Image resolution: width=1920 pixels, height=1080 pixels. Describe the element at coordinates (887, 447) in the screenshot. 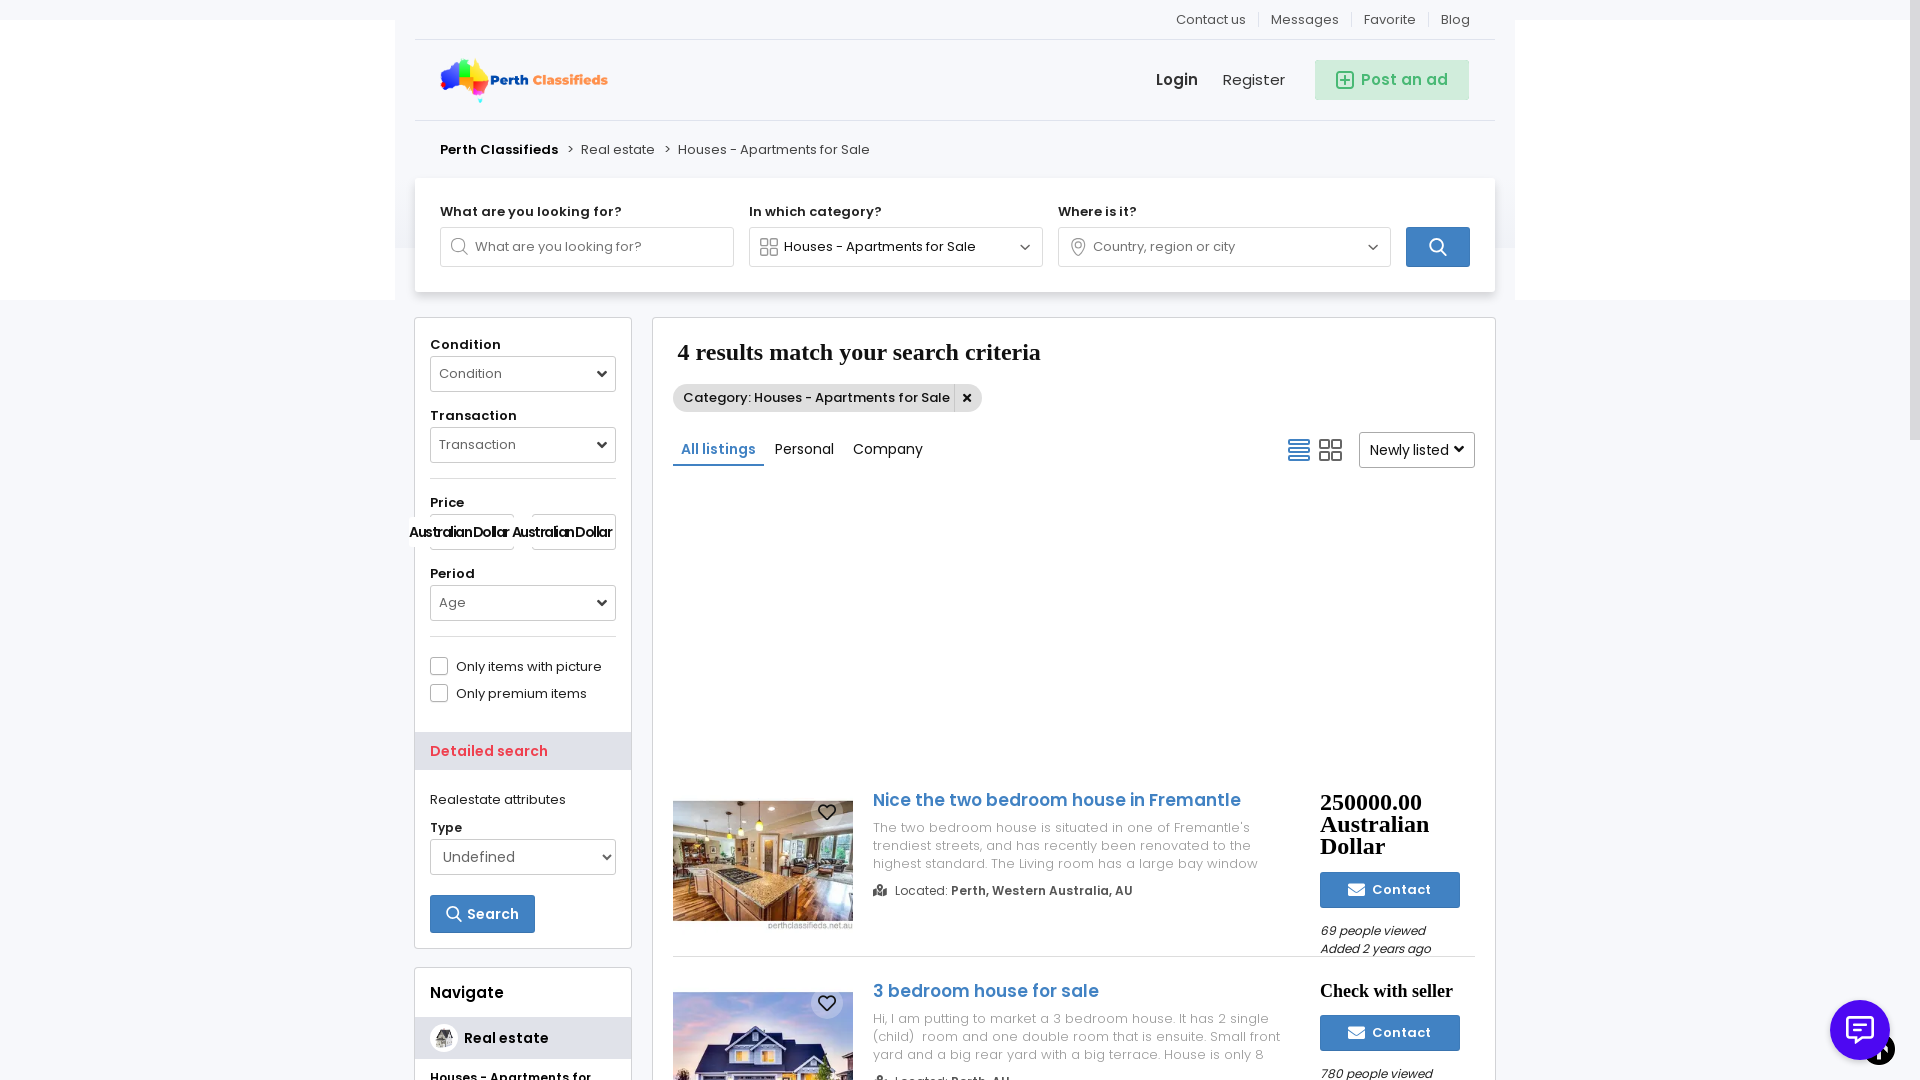

I see `'Company'` at that location.